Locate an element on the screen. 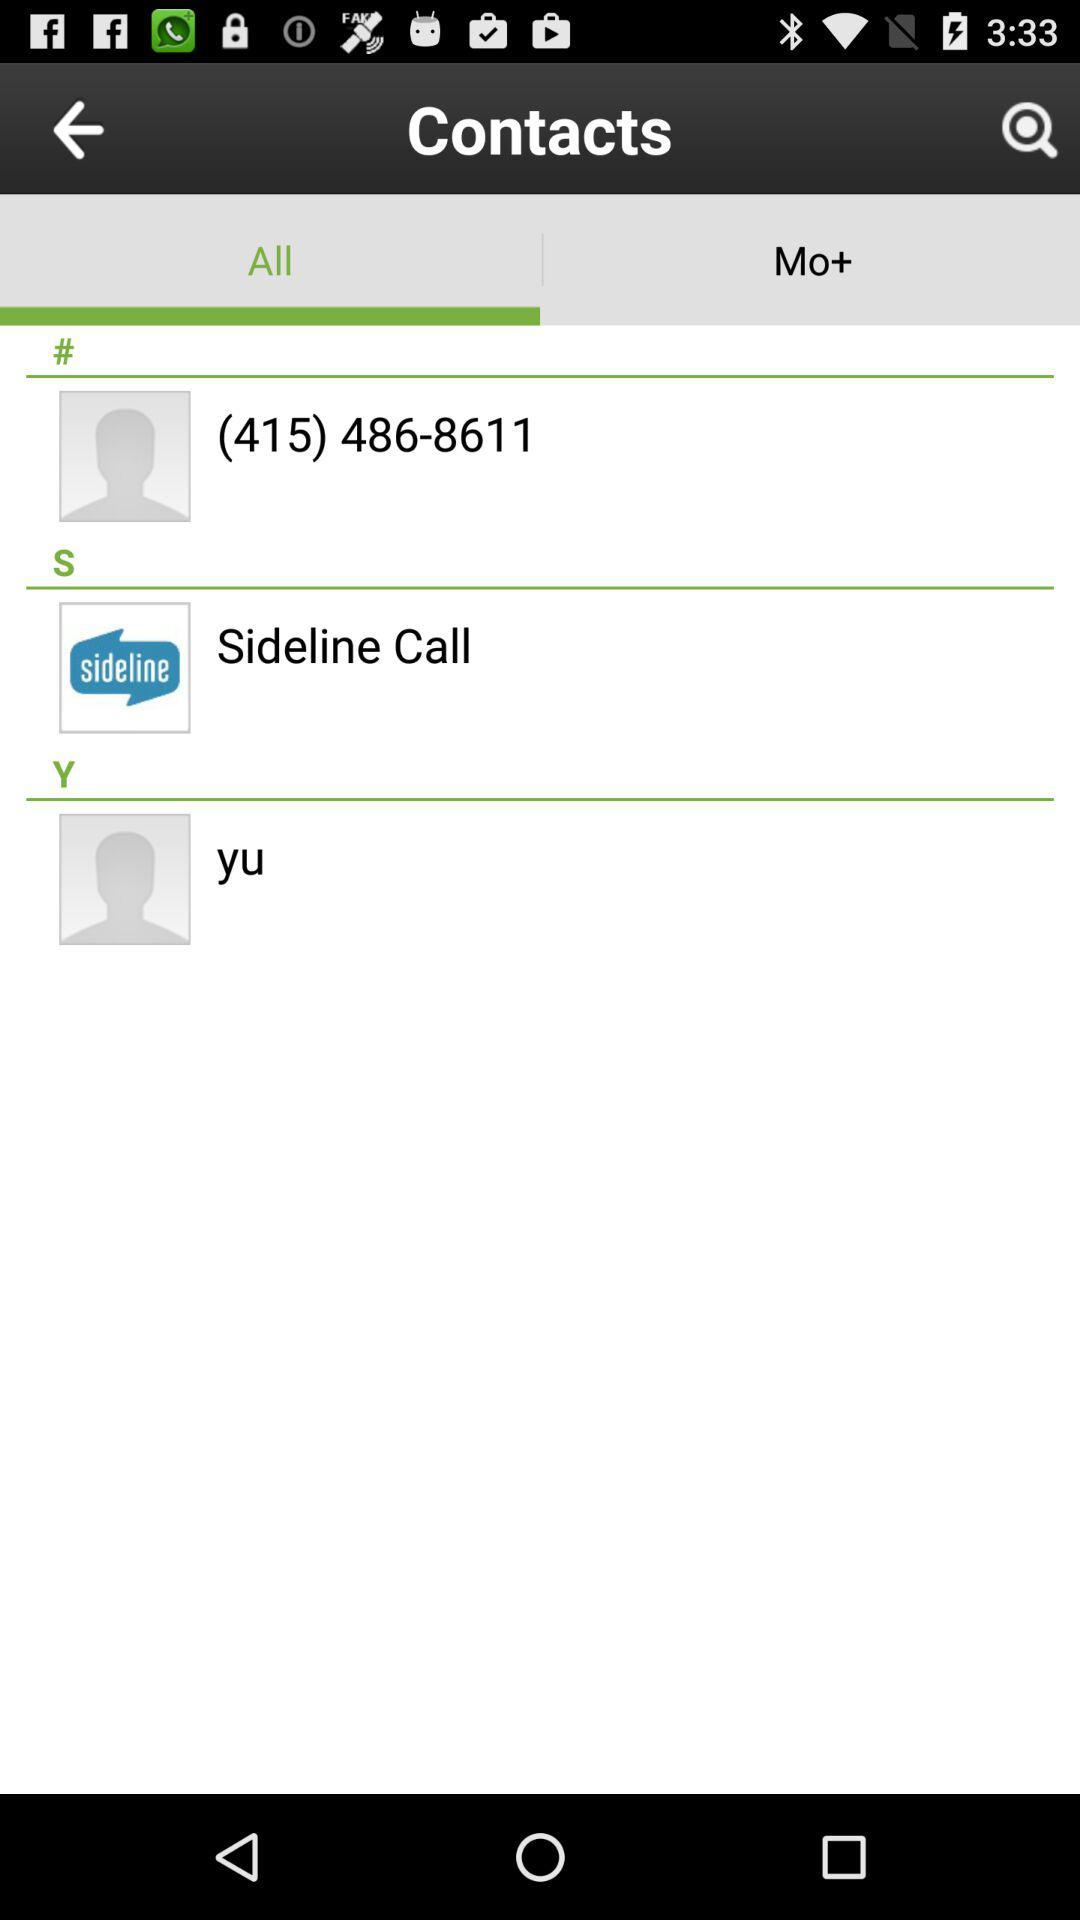 The height and width of the screenshot is (1920, 1080). the # item is located at coordinates (540, 350).